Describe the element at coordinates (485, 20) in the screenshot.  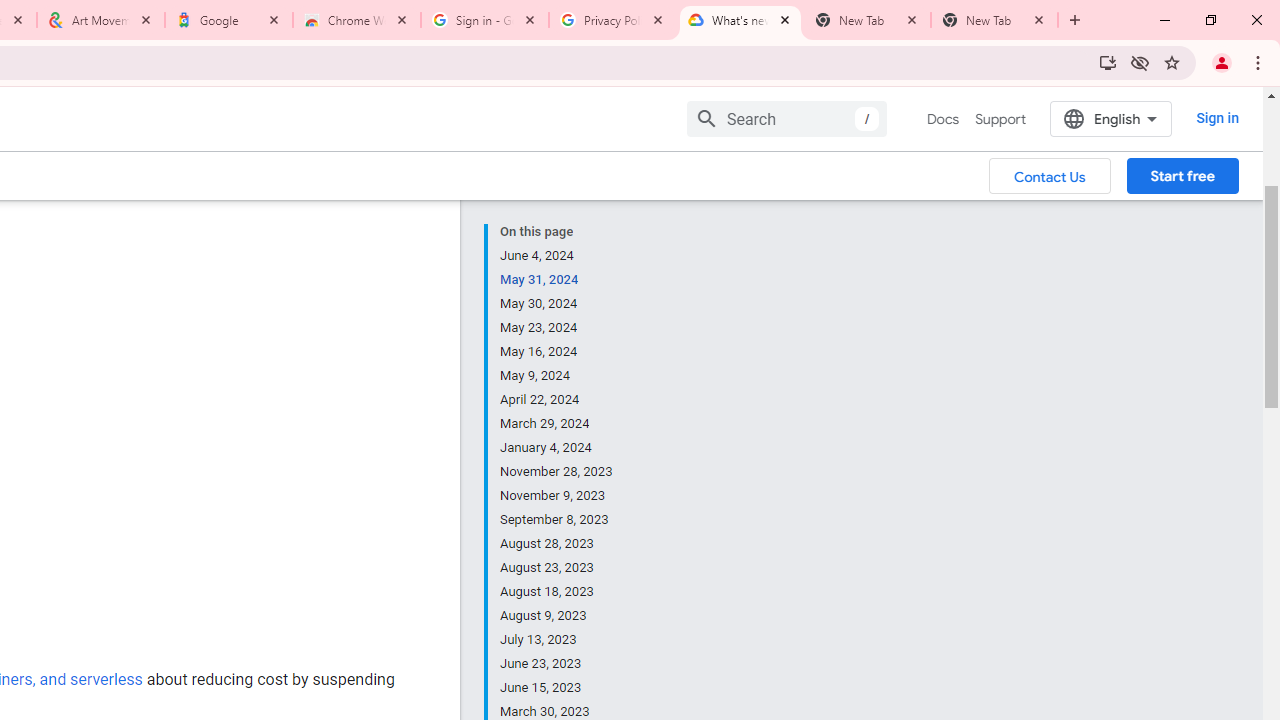
I see `'Sign in - Google Accounts'` at that location.